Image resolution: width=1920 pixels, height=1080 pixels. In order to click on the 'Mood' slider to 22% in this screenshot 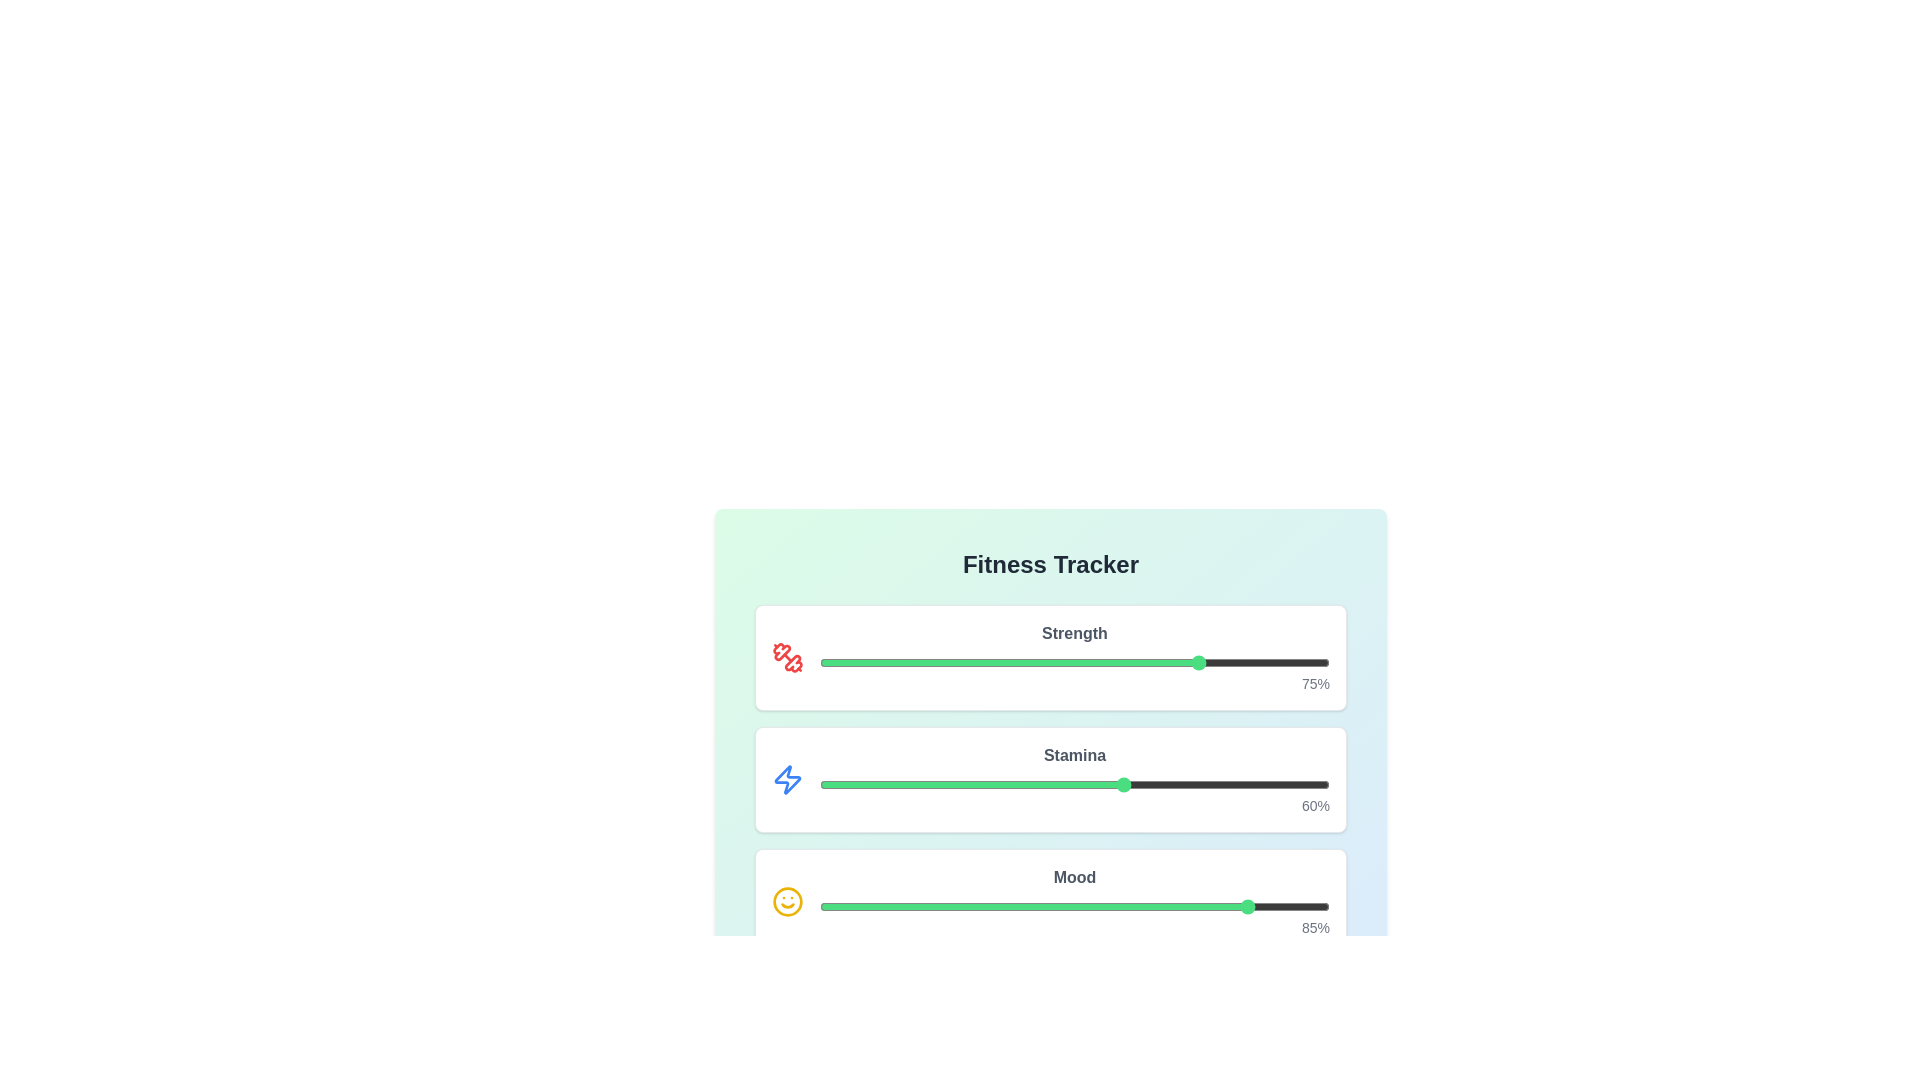, I will do `click(931, 906)`.